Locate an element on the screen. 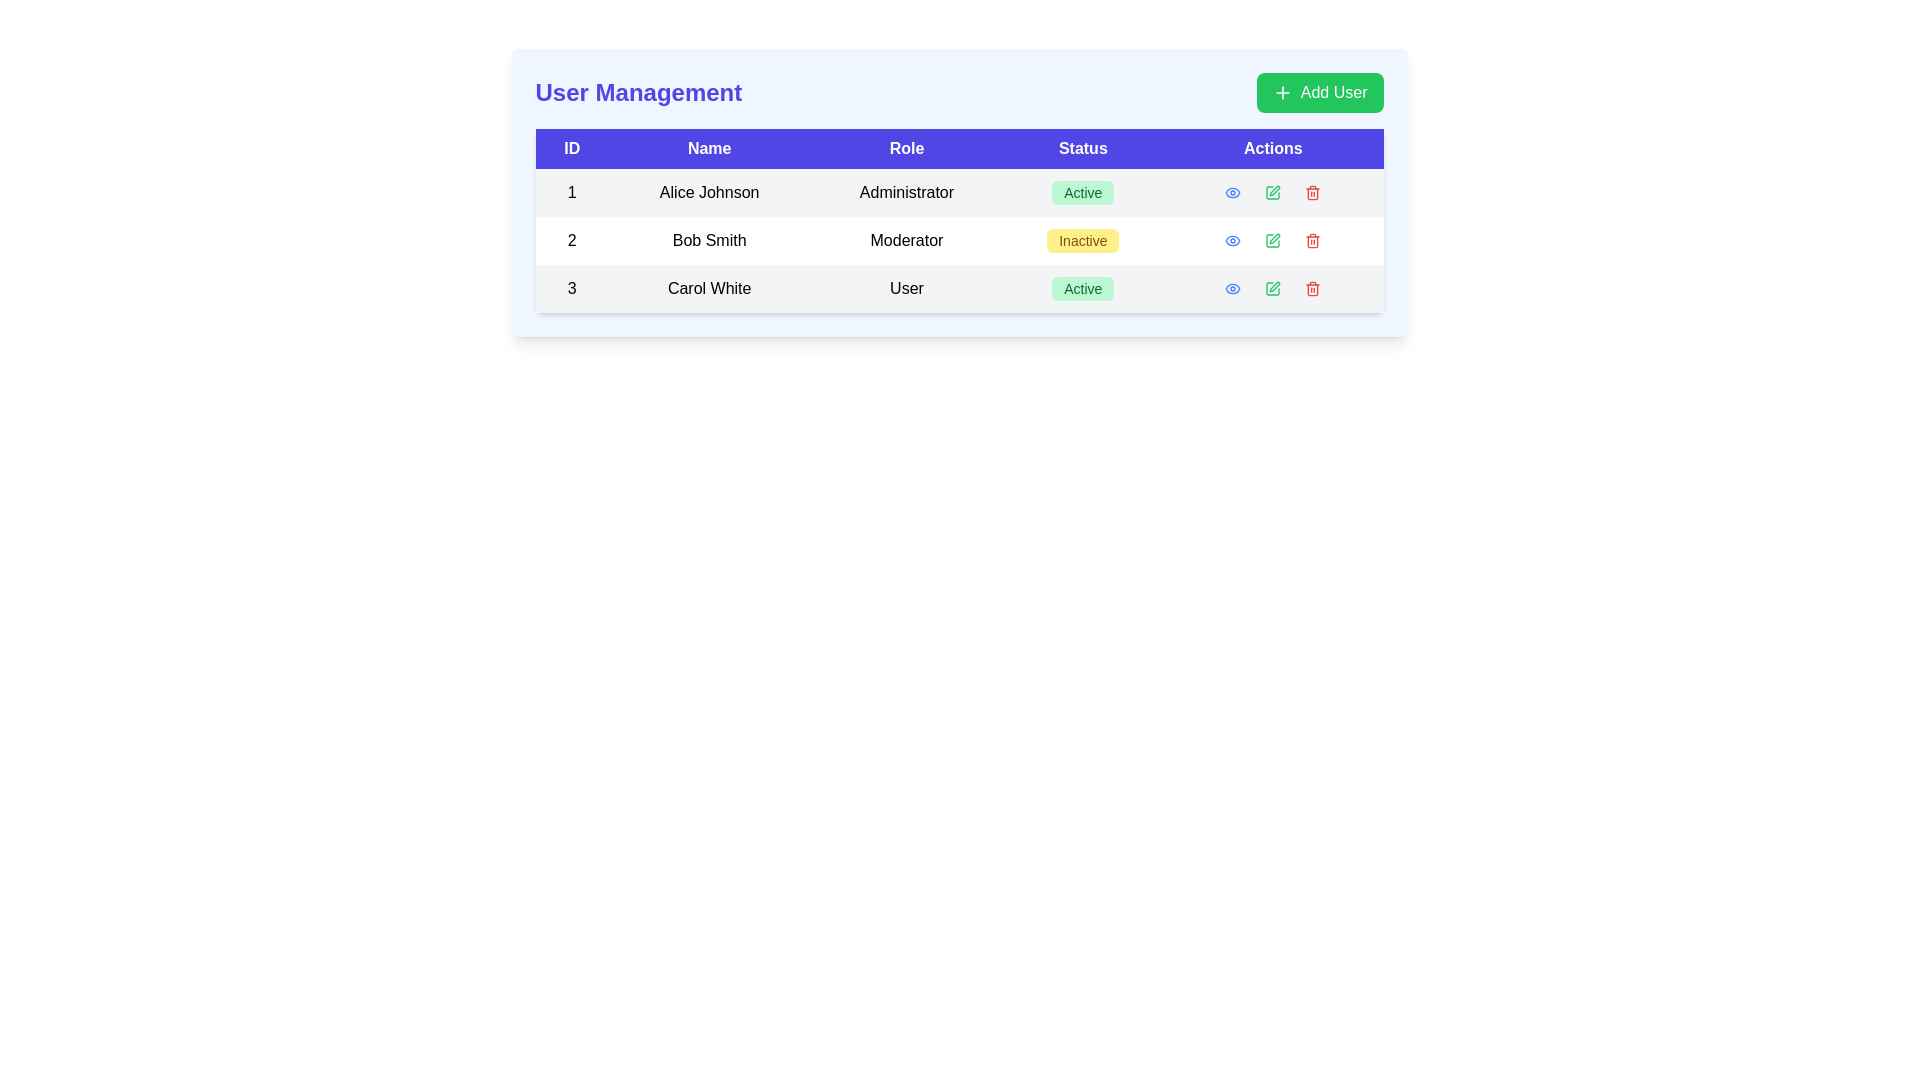 The image size is (1920, 1080). the blue eye icon button located in the Actions column of the first row of the user management table is located at coordinates (1232, 192).